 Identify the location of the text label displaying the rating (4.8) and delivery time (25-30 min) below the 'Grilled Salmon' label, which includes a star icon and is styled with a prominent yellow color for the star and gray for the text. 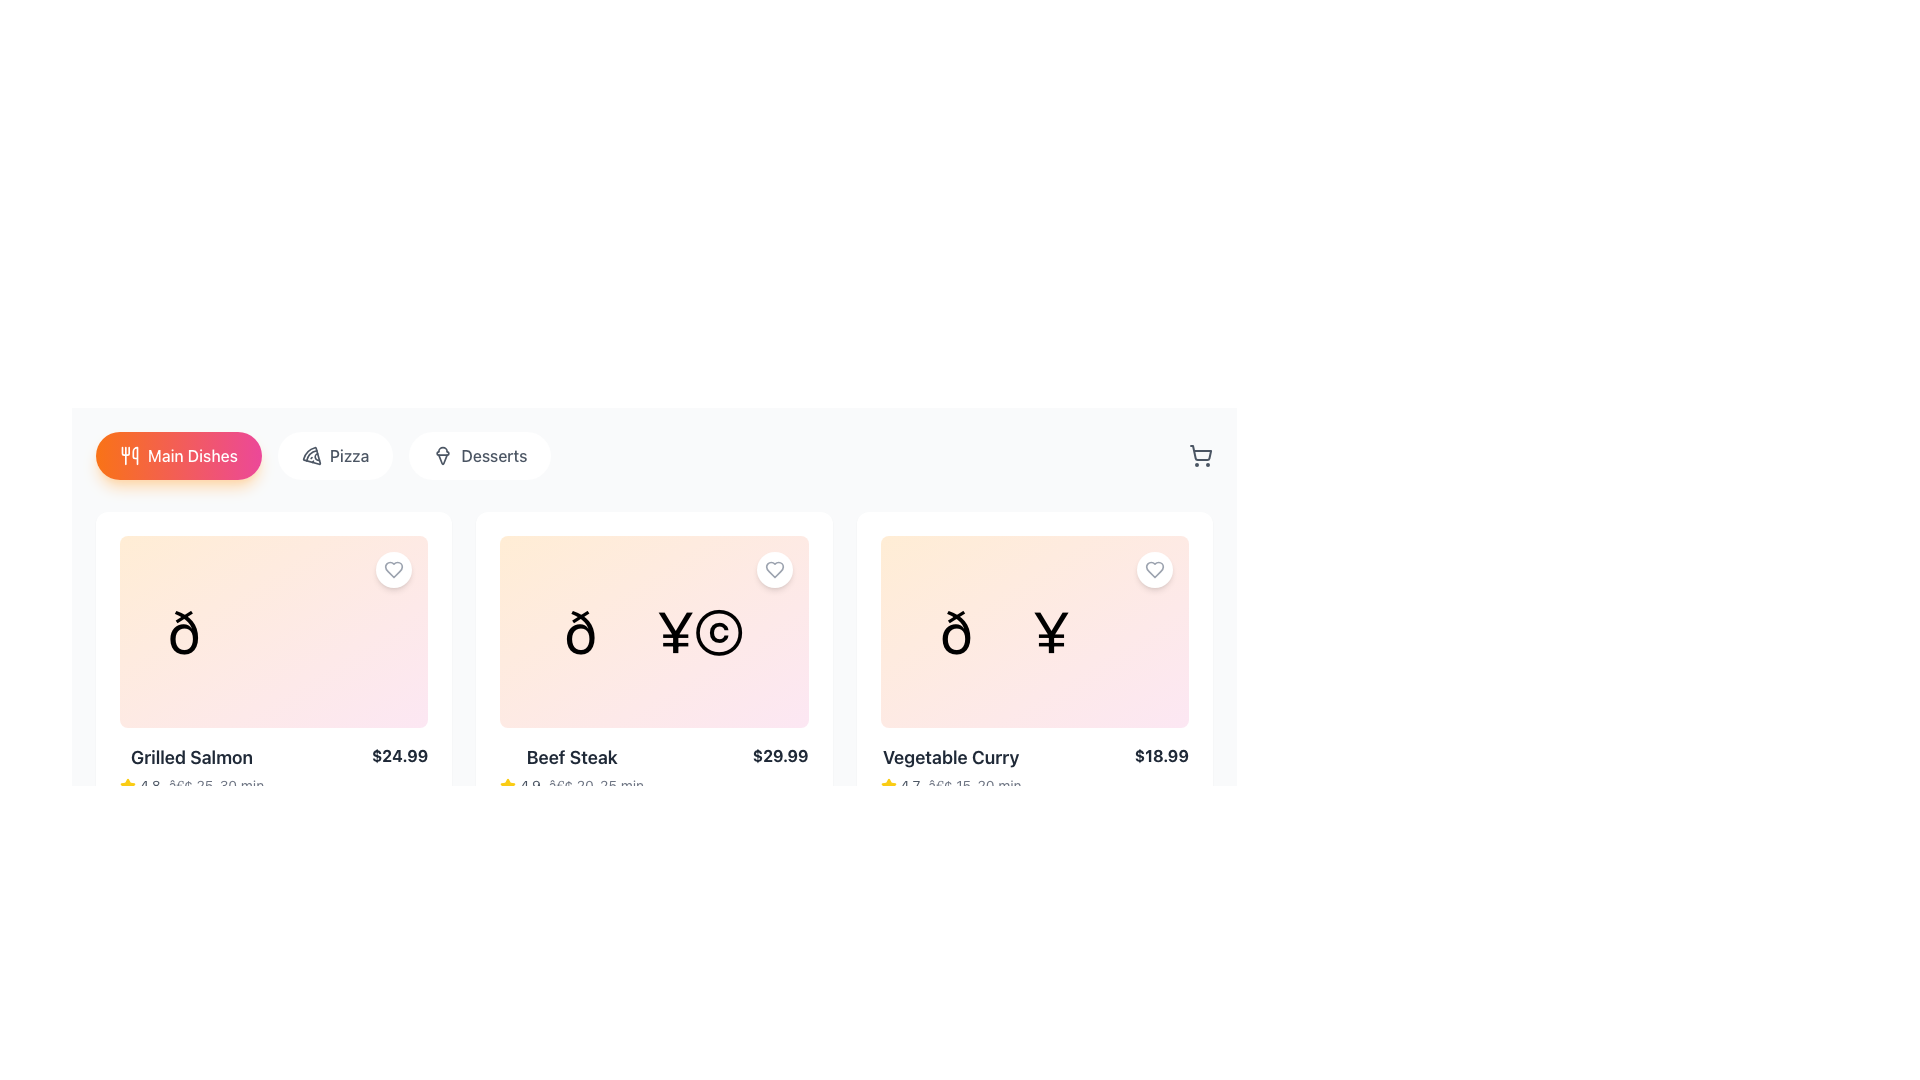
(192, 785).